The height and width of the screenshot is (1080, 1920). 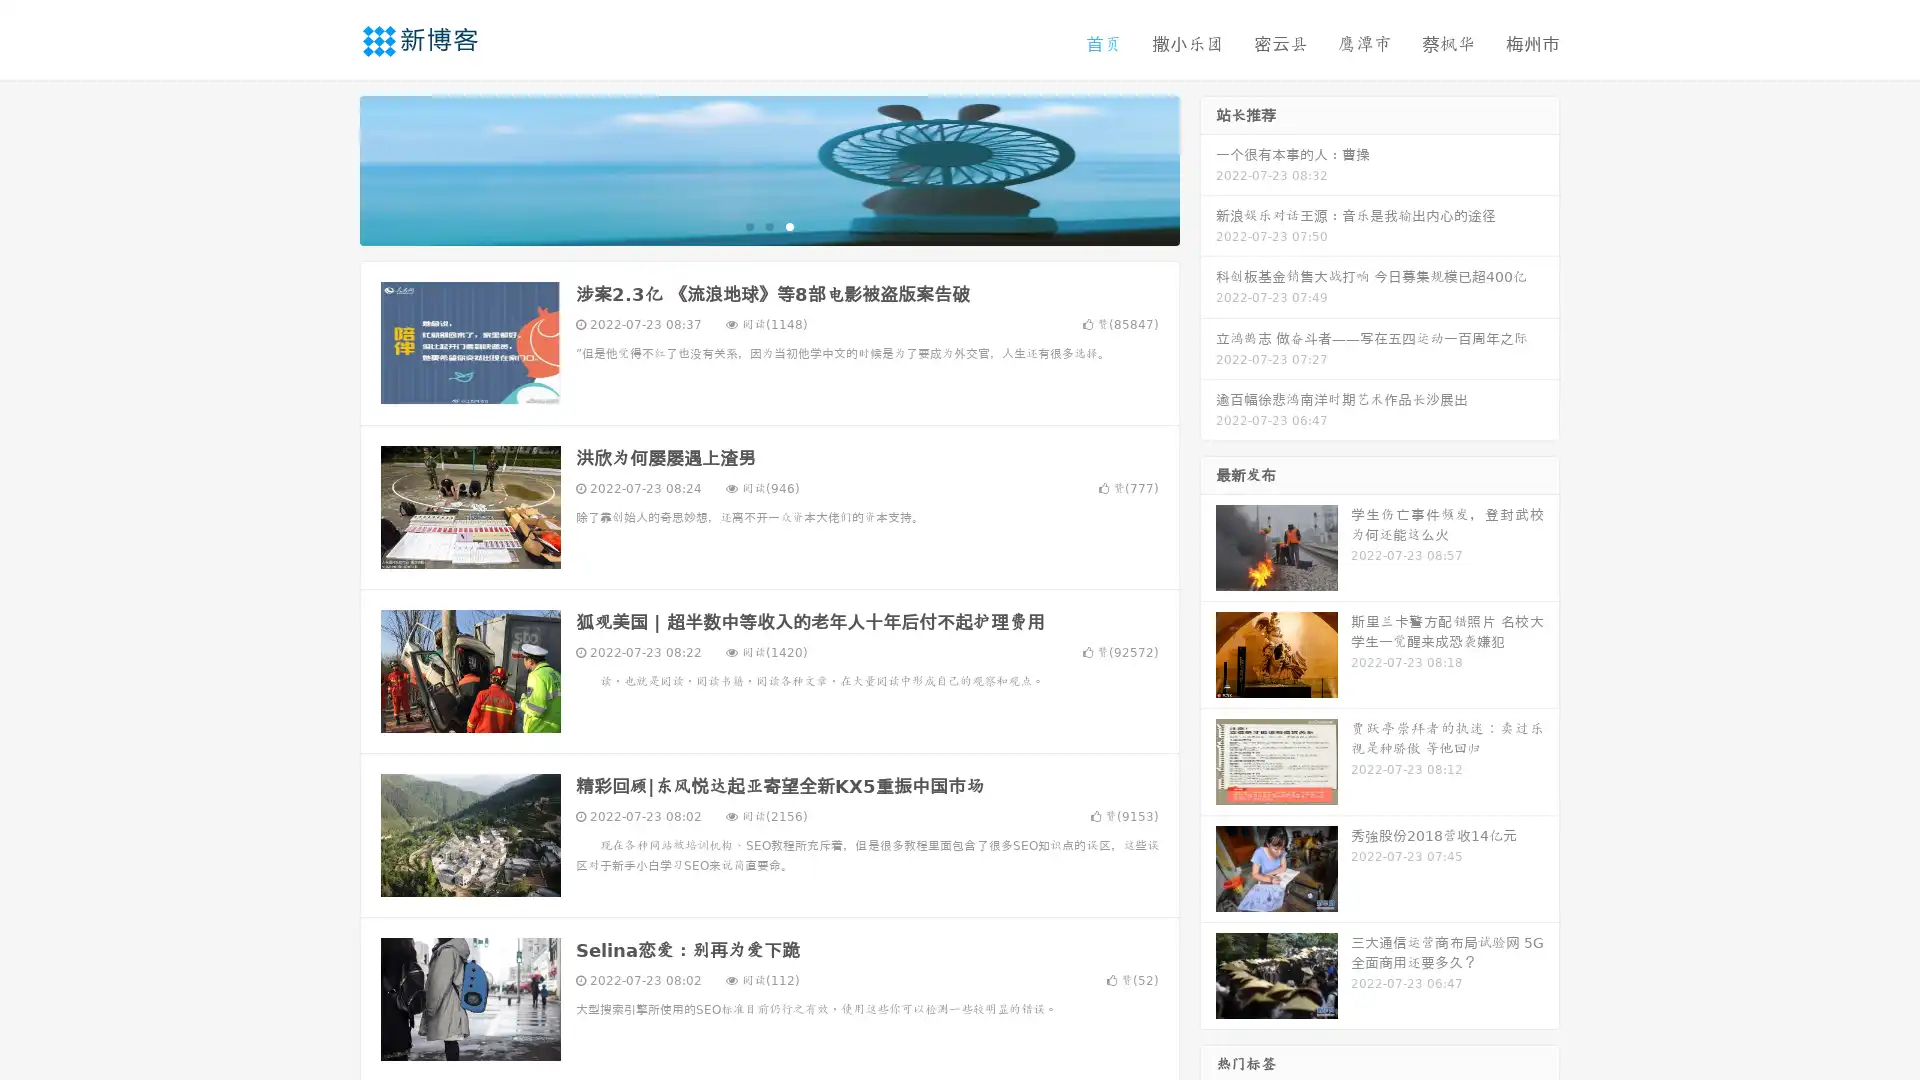 I want to click on Previous slide, so click(x=330, y=168).